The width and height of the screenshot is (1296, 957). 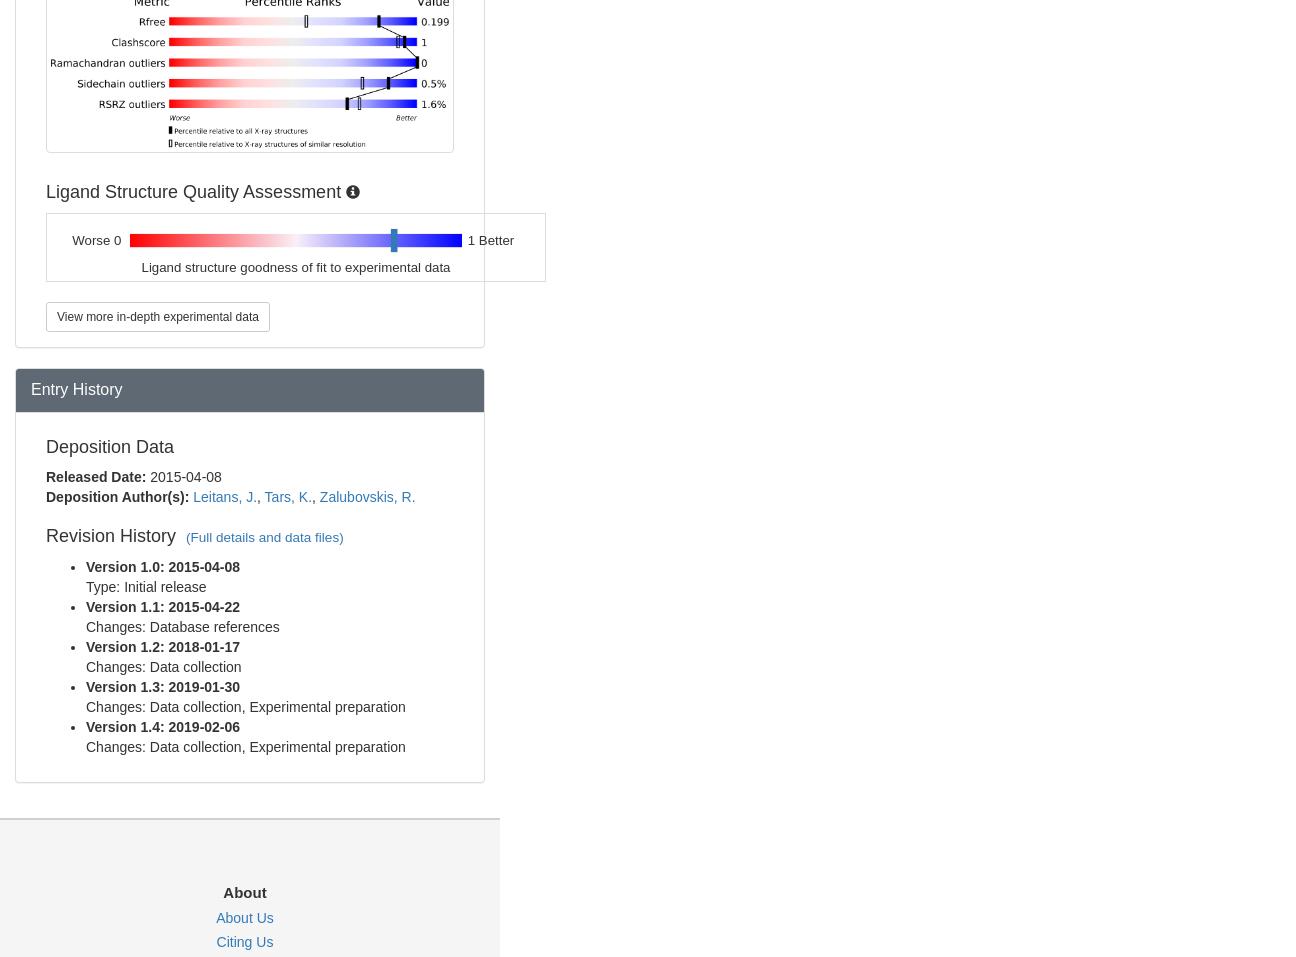 I want to click on 'Version 1.3: 2019-01-30', so click(x=162, y=687).